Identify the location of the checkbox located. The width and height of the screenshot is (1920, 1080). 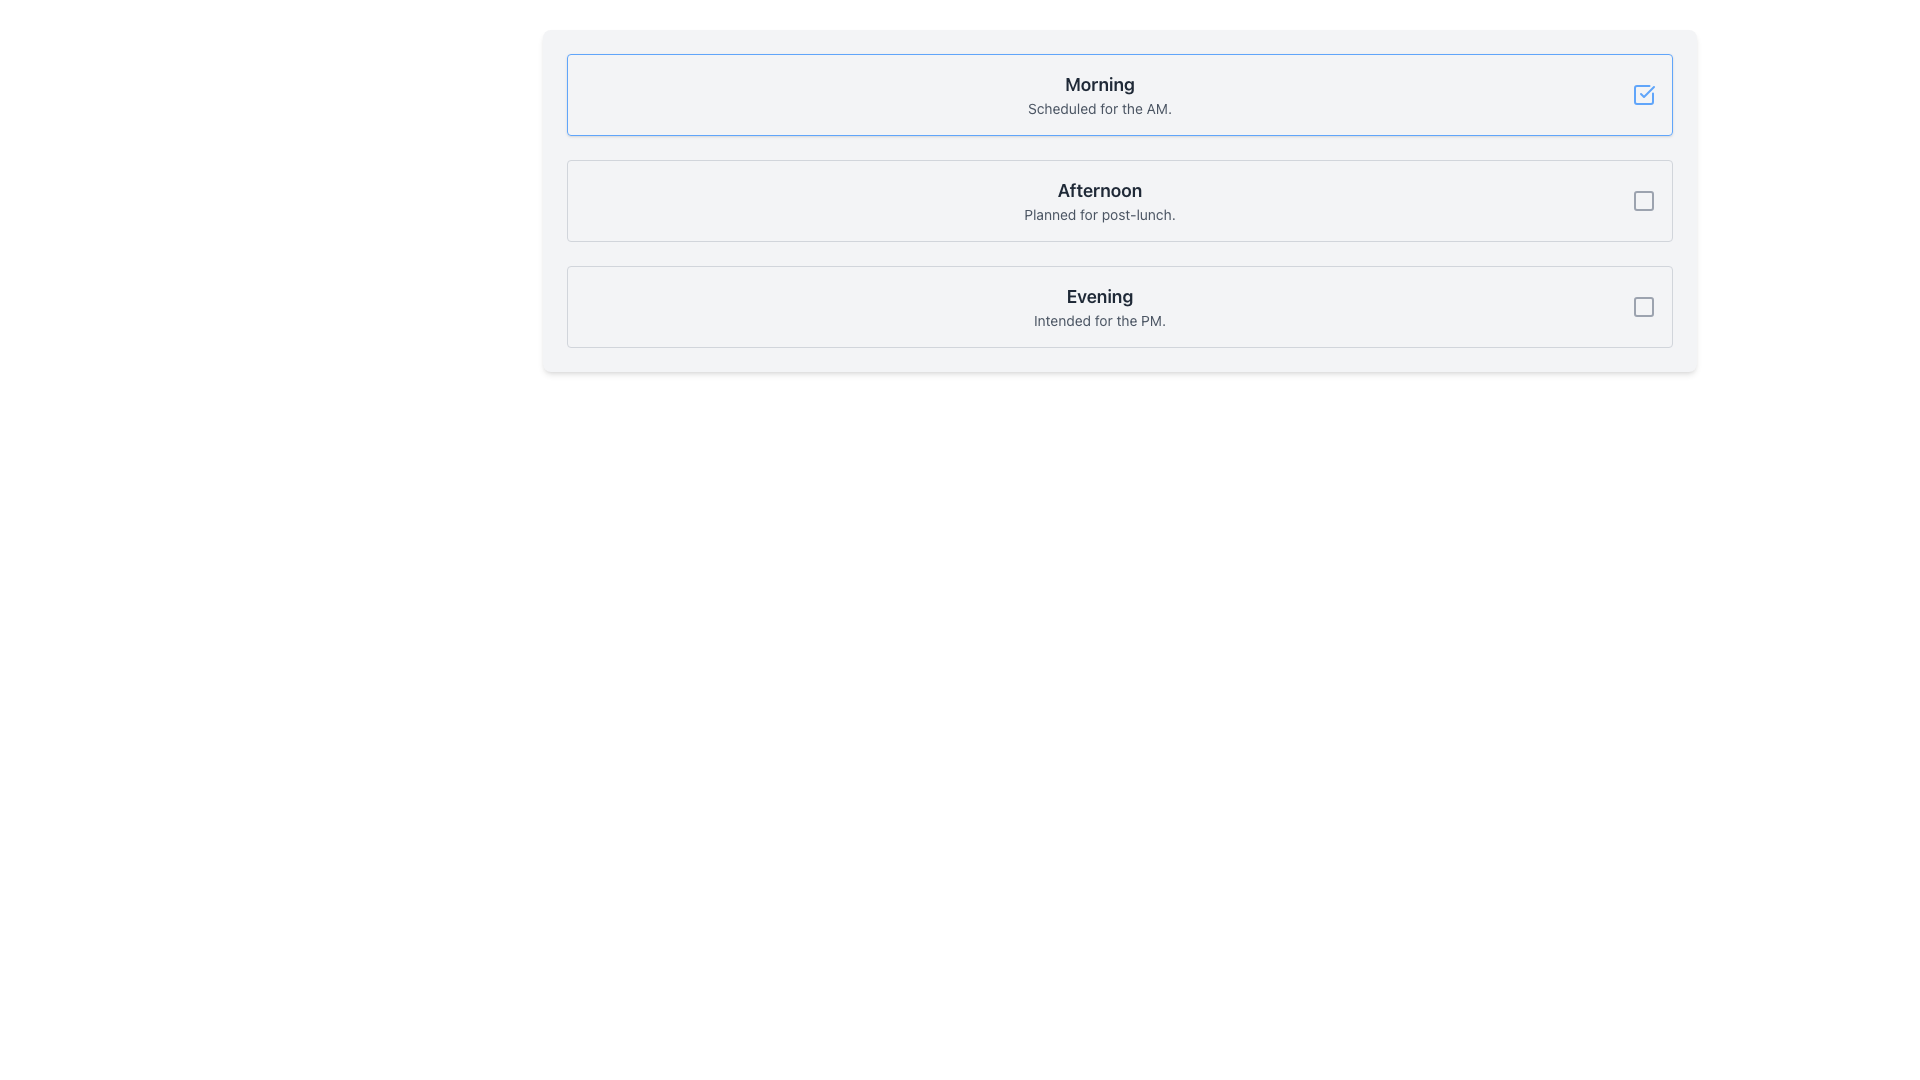
(1643, 200).